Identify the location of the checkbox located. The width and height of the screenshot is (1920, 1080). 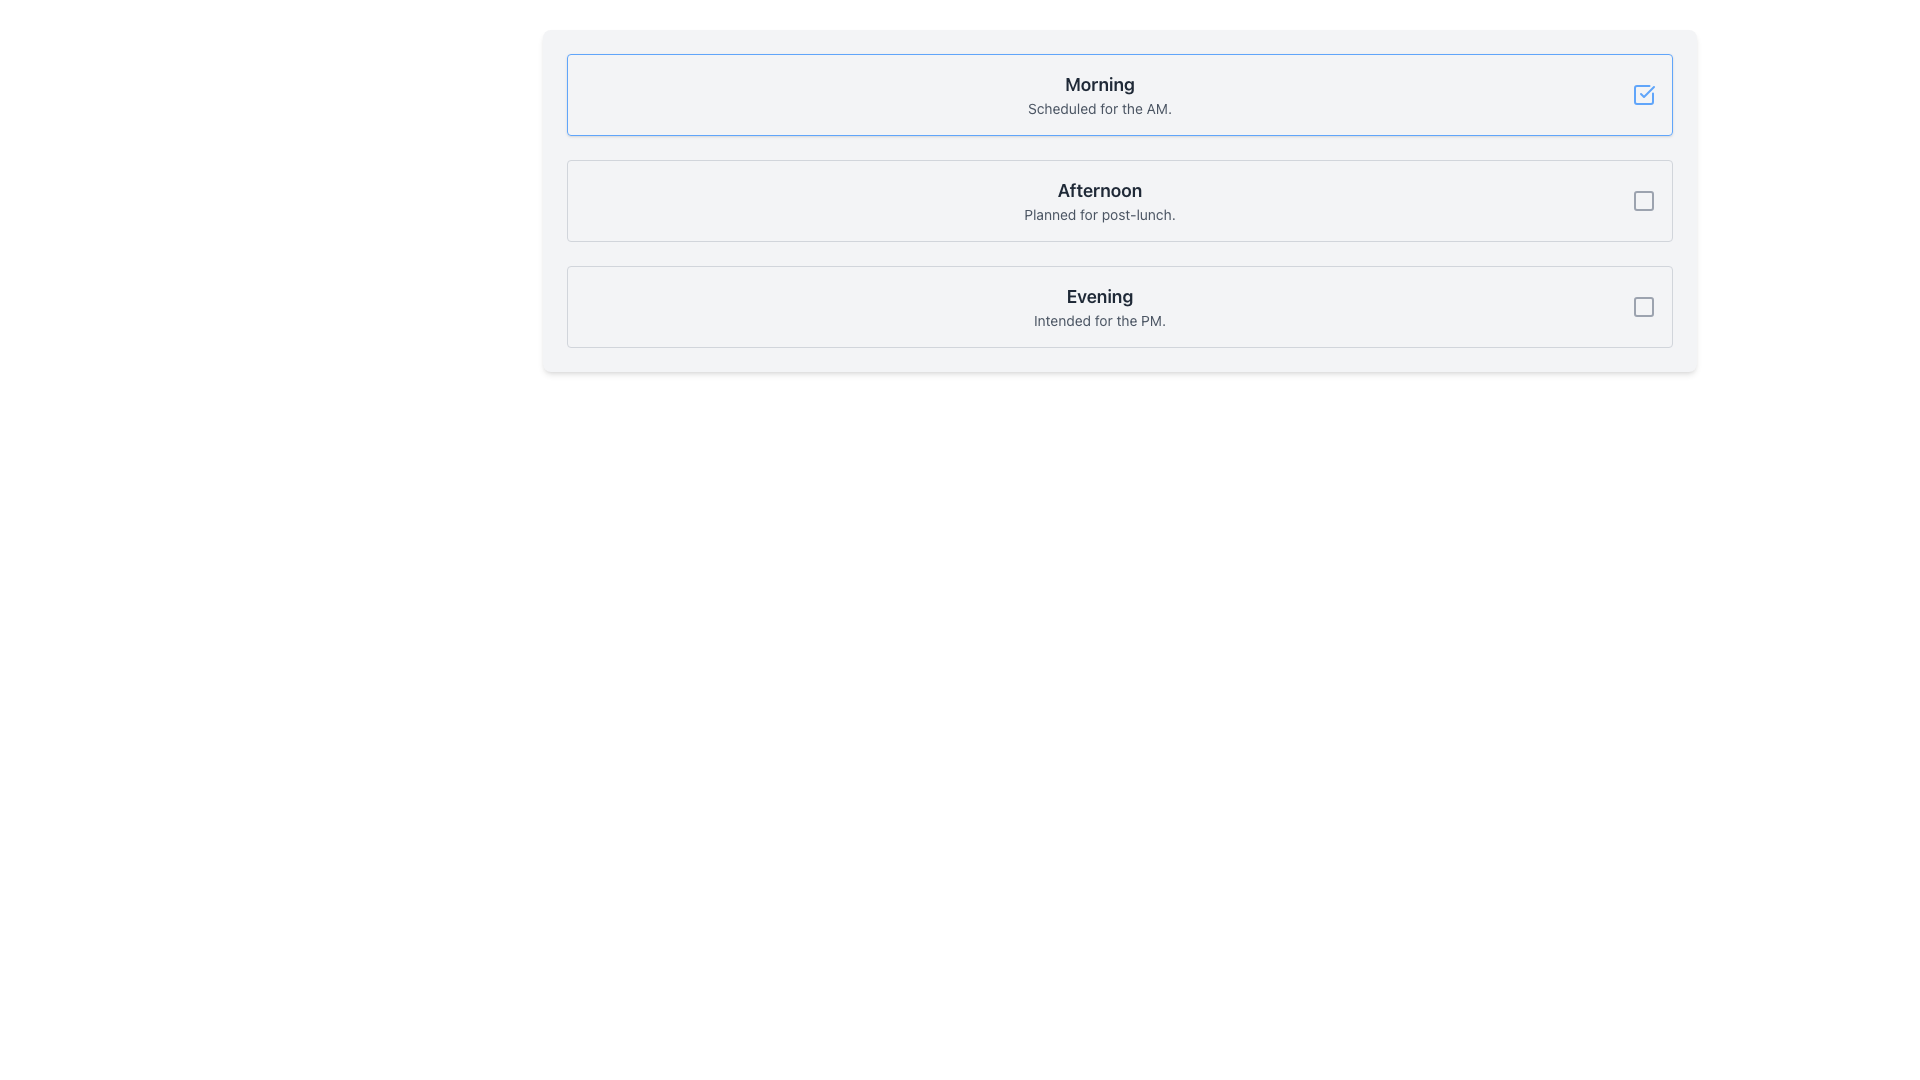
(1643, 200).